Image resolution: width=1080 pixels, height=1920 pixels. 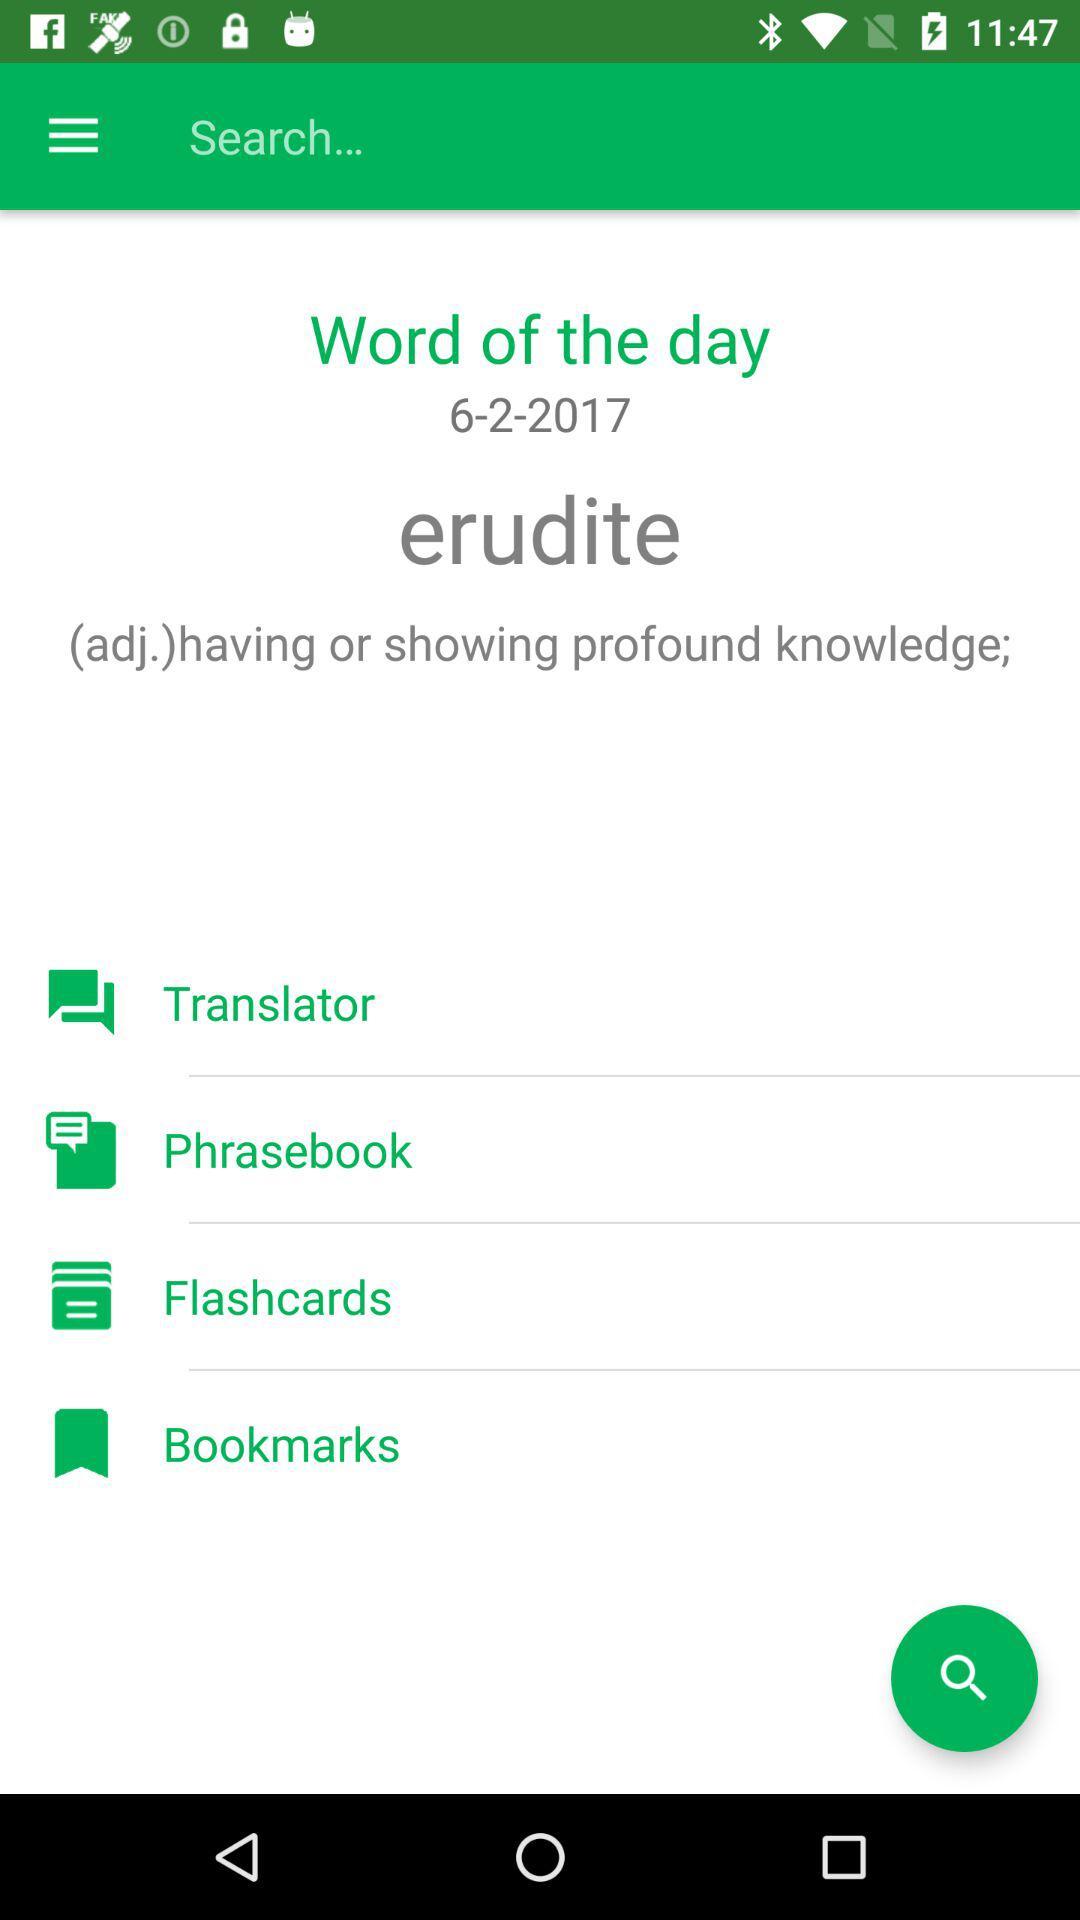 I want to click on the button which says translator, so click(x=80, y=1002).